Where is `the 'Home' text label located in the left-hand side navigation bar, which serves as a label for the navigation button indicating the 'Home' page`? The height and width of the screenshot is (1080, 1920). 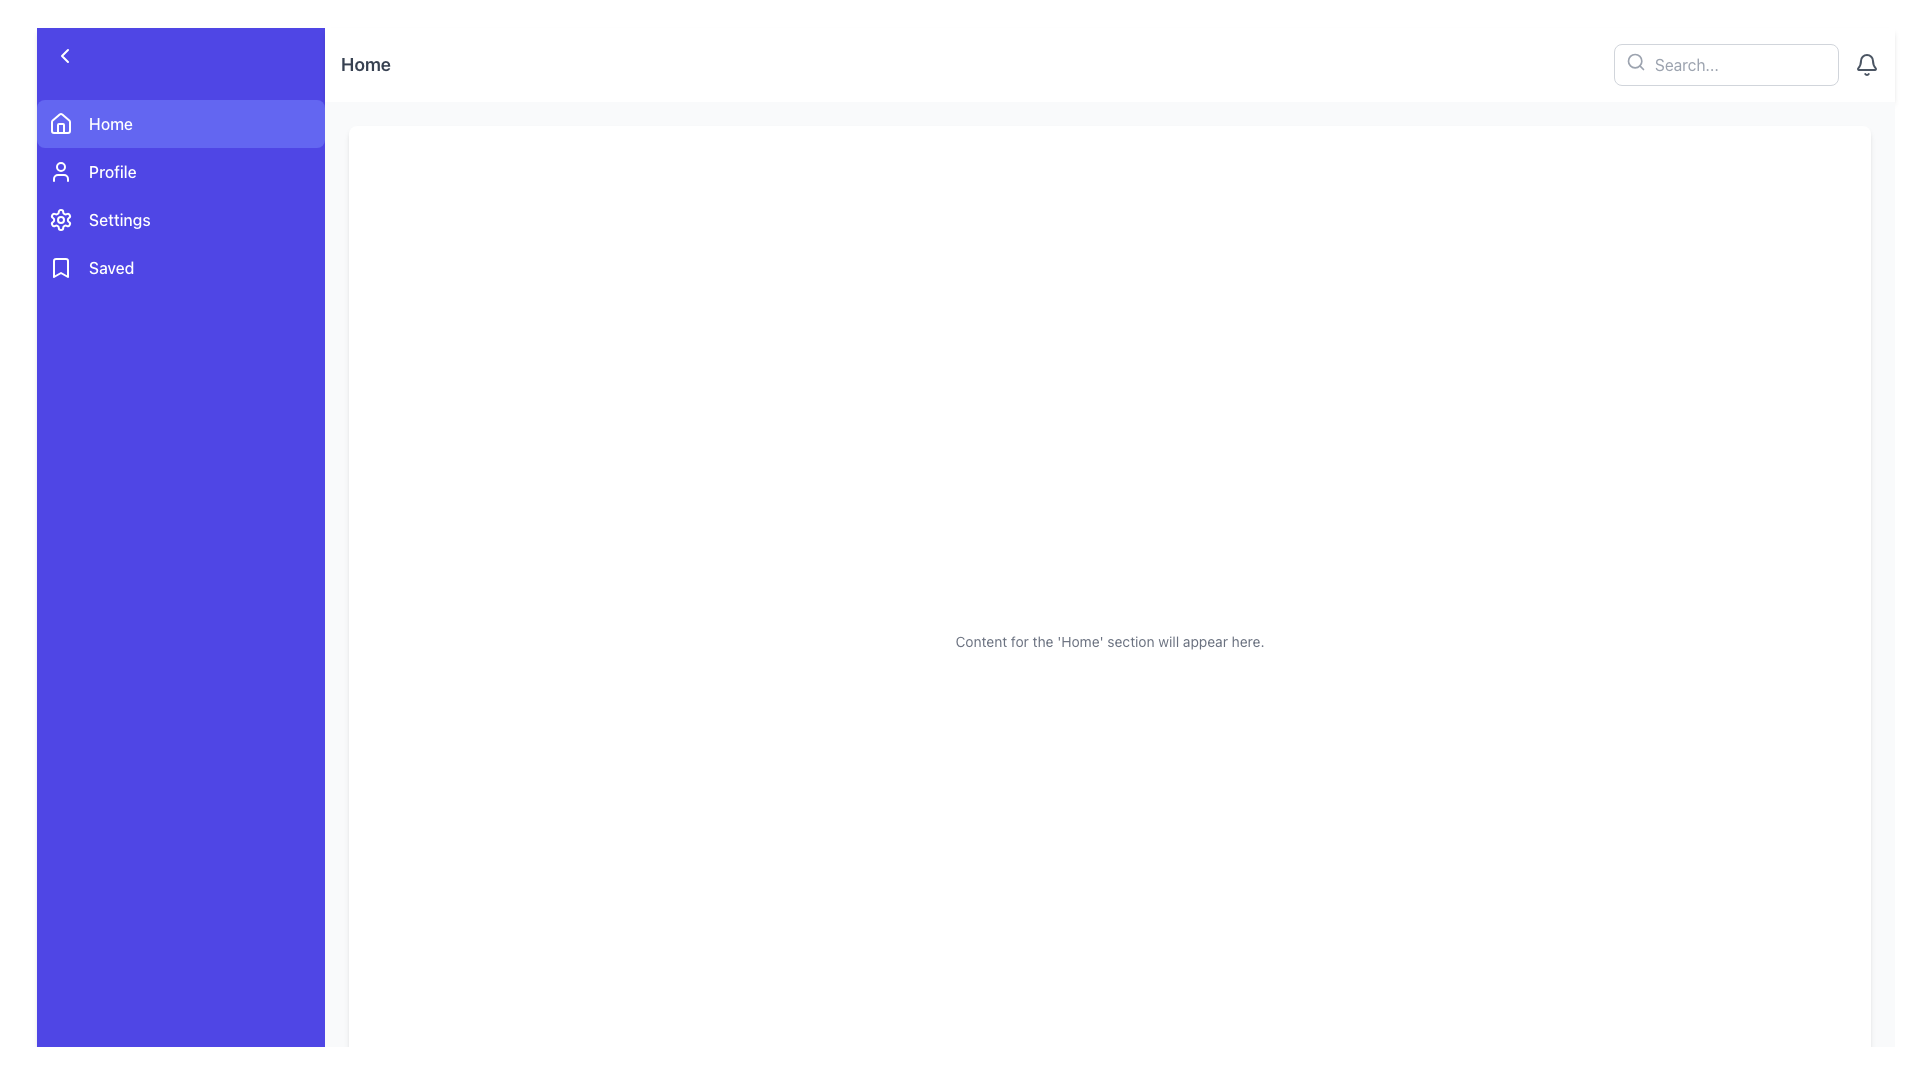 the 'Home' text label located in the left-hand side navigation bar, which serves as a label for the navigation button indicating the 'Home' page is located at coordinates (109, 123).